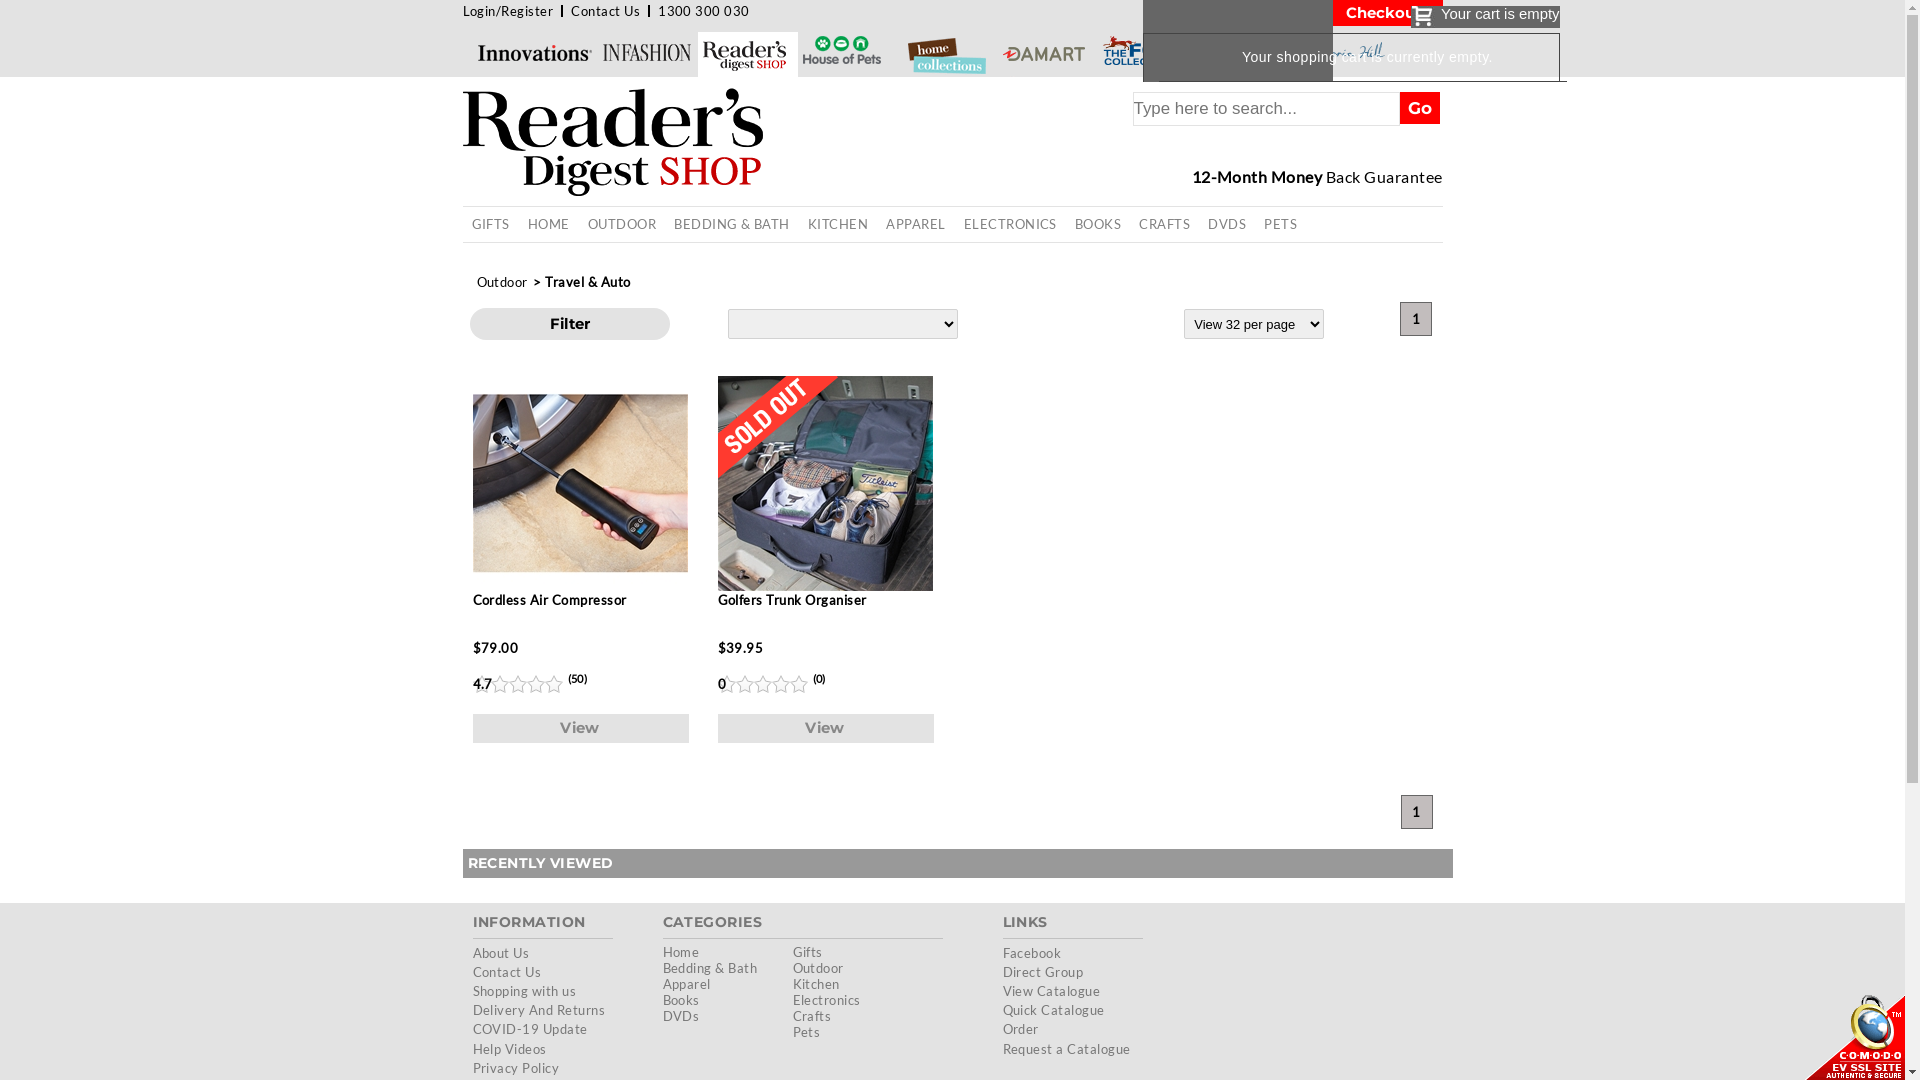 This screenshot has width=1920, height=1080. I want to click on 'OUTDOOR', so click(578, 224).